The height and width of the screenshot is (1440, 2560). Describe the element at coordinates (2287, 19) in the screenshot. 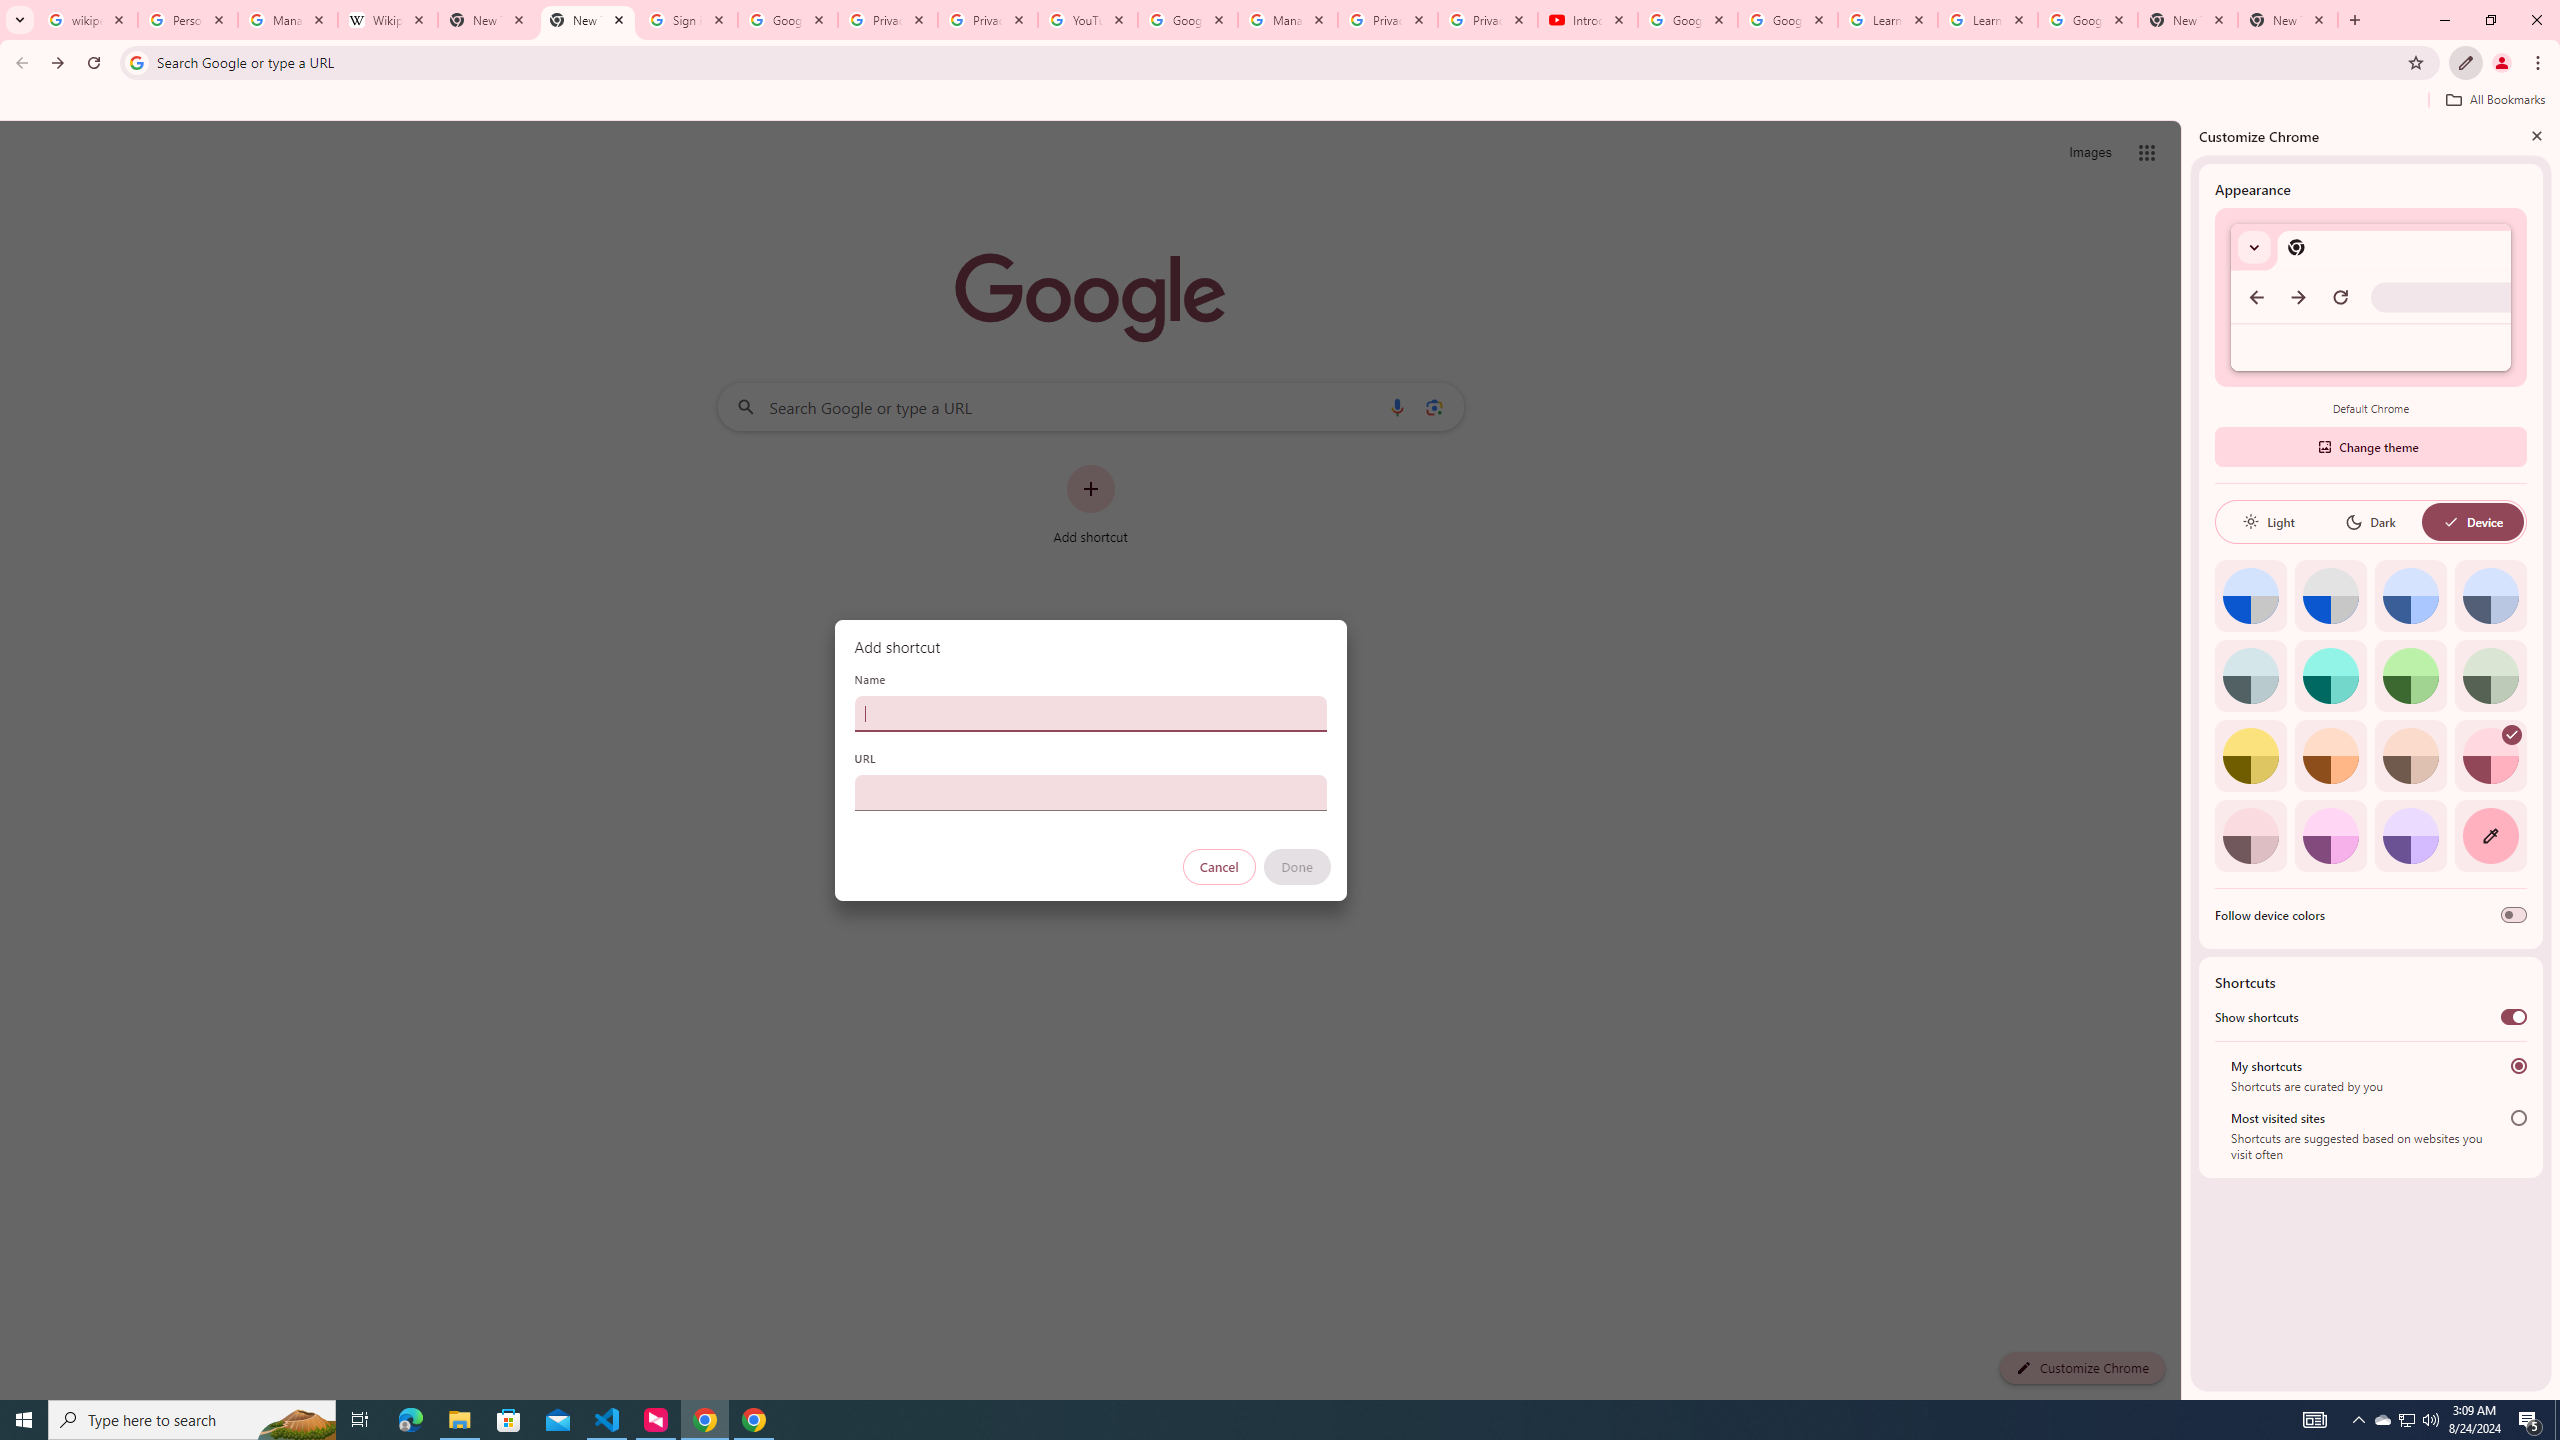

I see `'New Tab'` at that location.